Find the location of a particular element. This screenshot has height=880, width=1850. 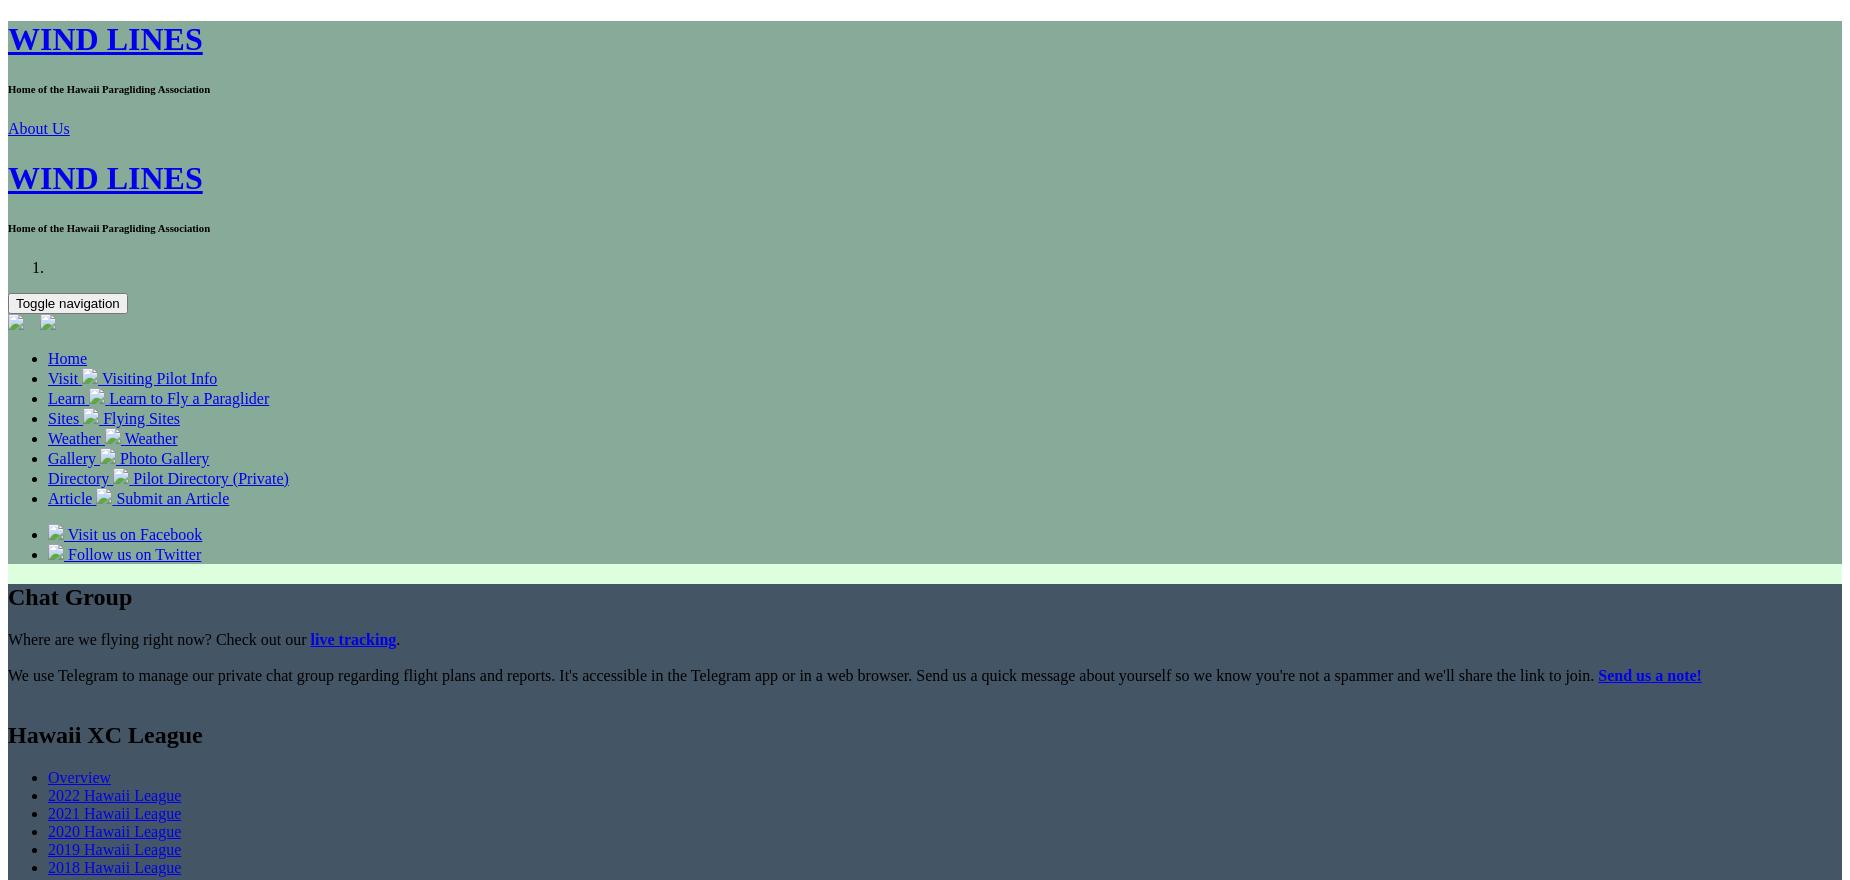

'Submit an Article' is located at coordinates (114, 497).